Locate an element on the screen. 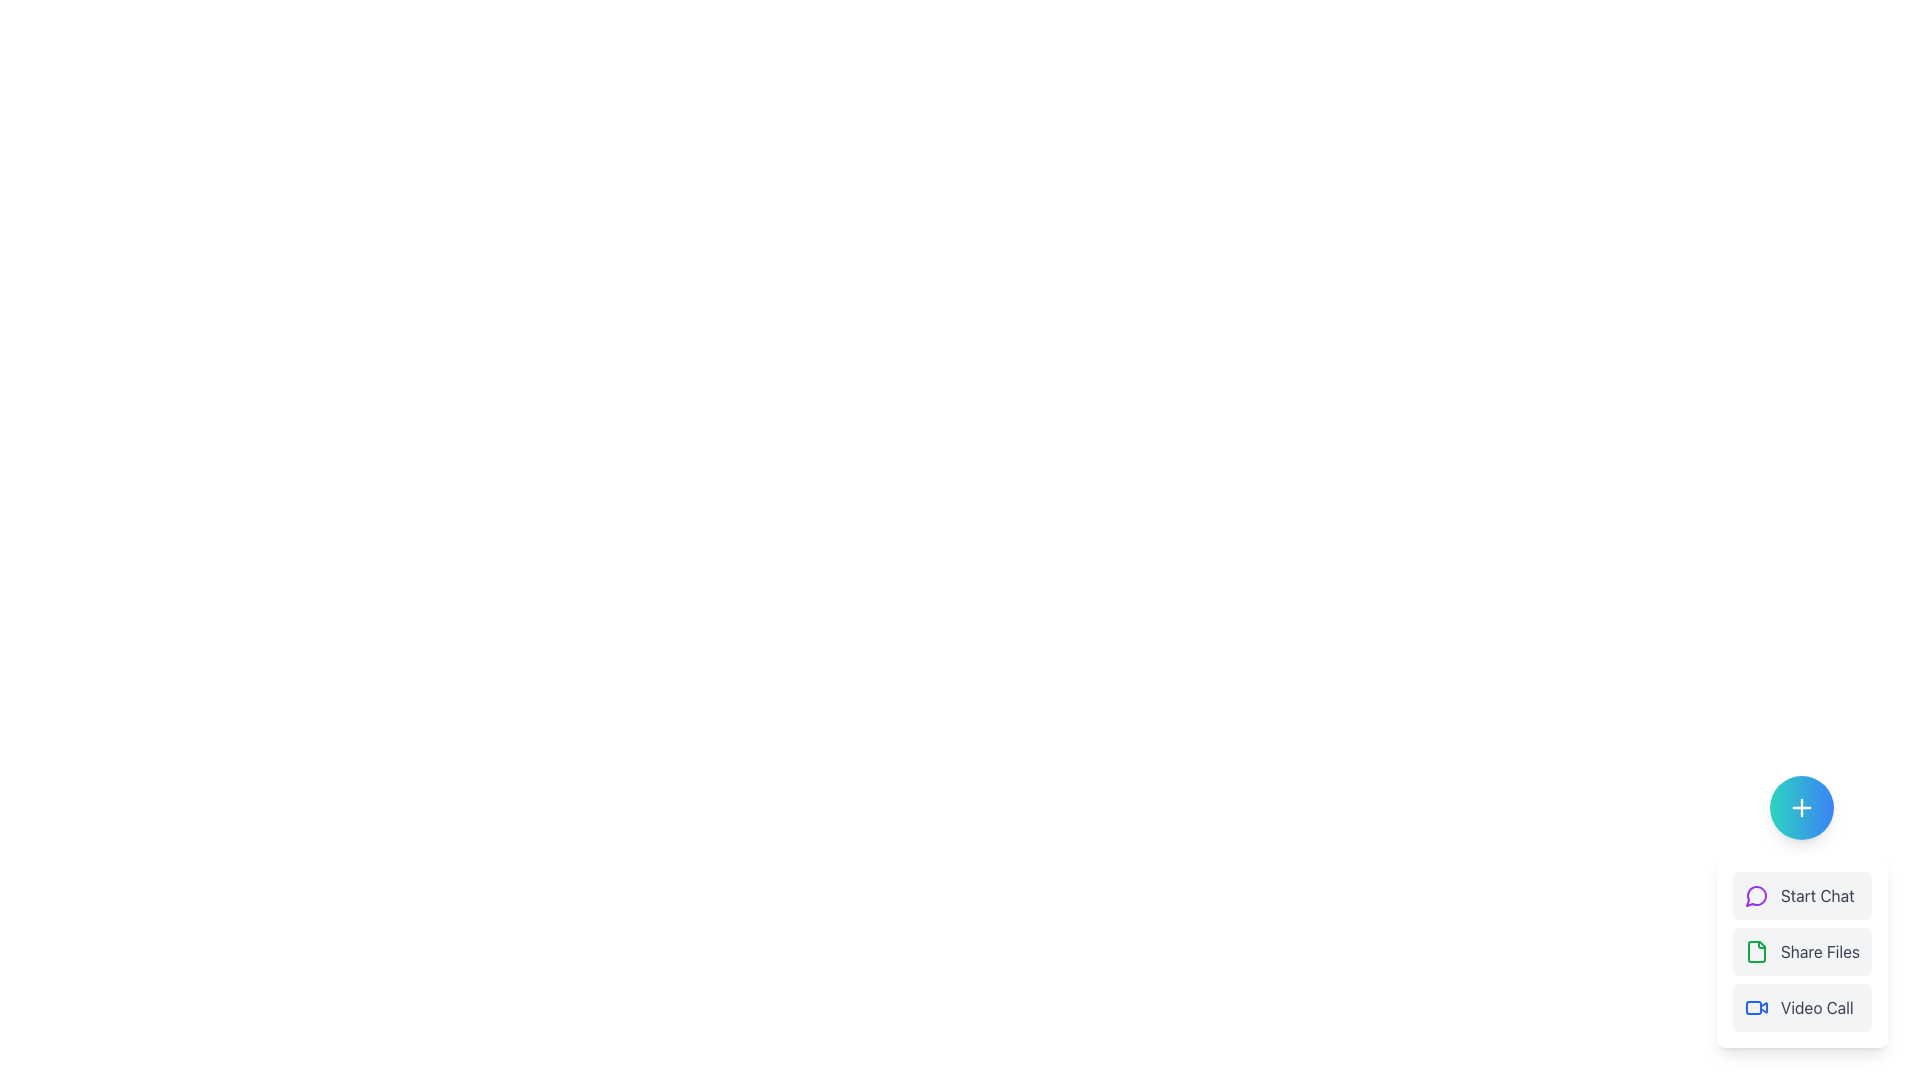  the chat icon represented by a purple speech bubble shape with a pointed tail, located to the left of the 'Start Chat' text within a button is located at coordinates (1755, 894).